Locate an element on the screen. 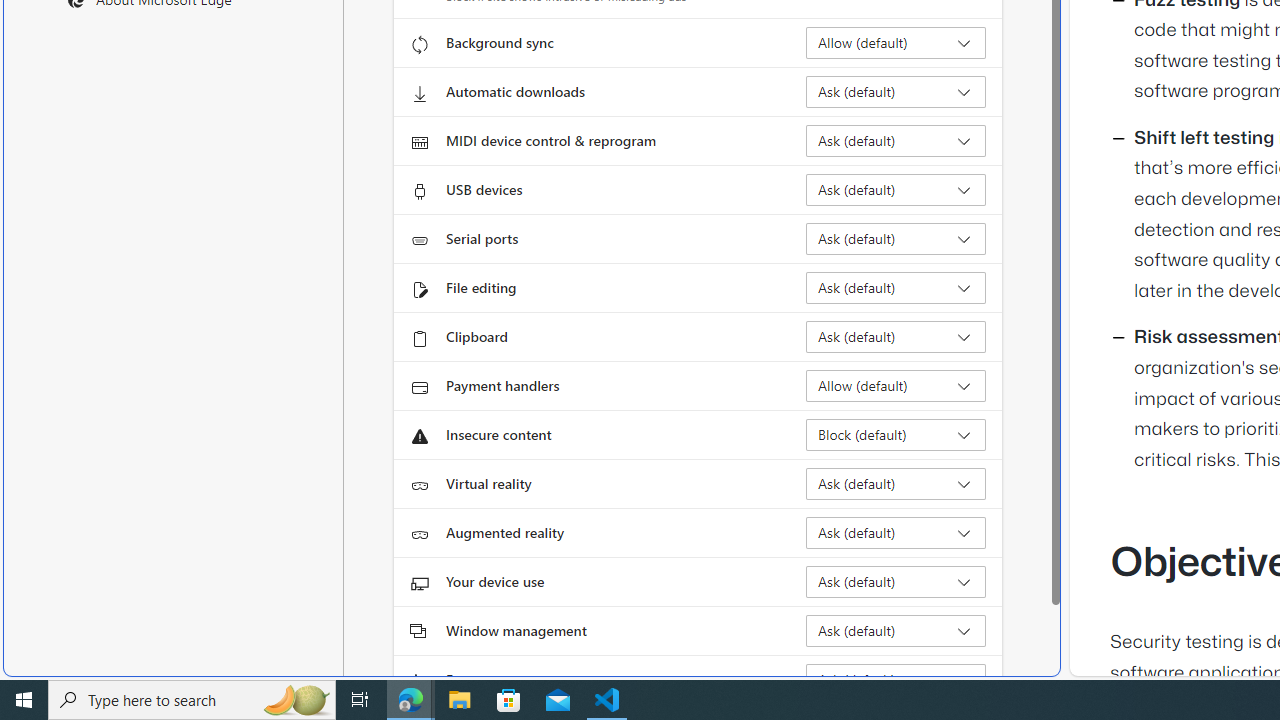 This screenshot has width=1280, height=720. 'Payment handlers Allow (default)' is located at coordinates (895, 385).